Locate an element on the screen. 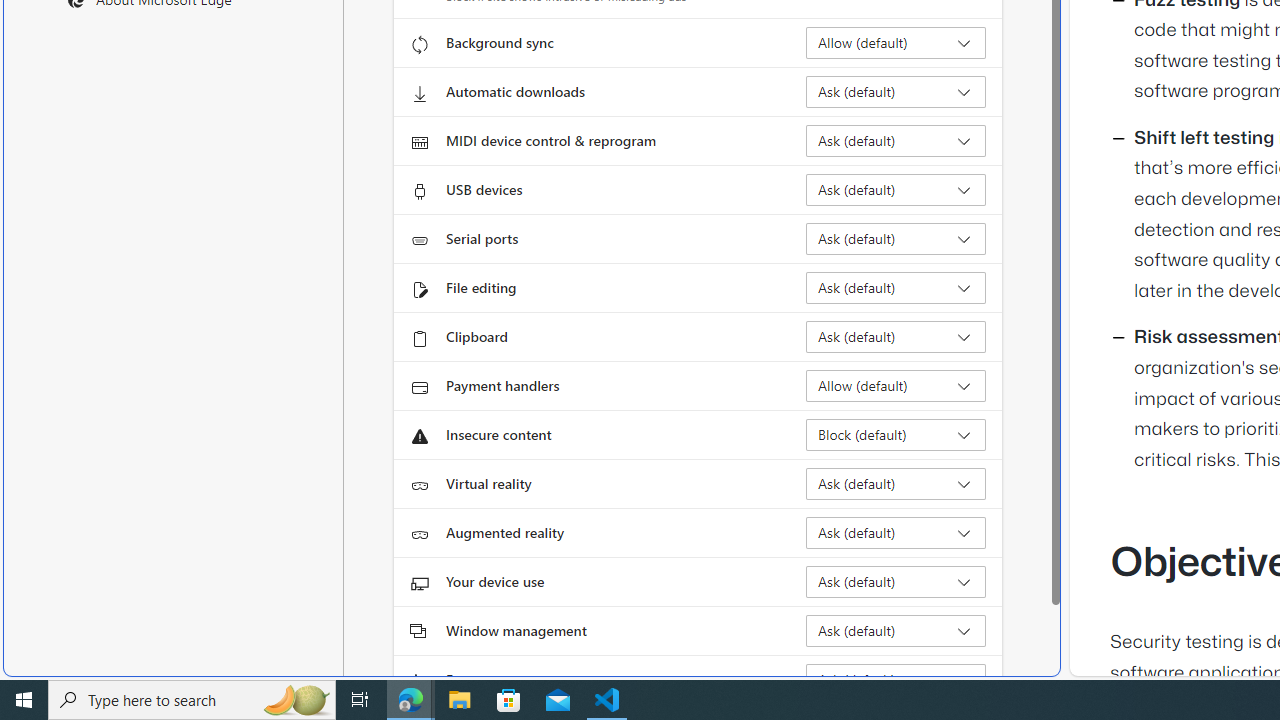 This screenshot has width=1280, height=720. 'Payment handlers Allow (default)' is located at coordinates (895, 385).